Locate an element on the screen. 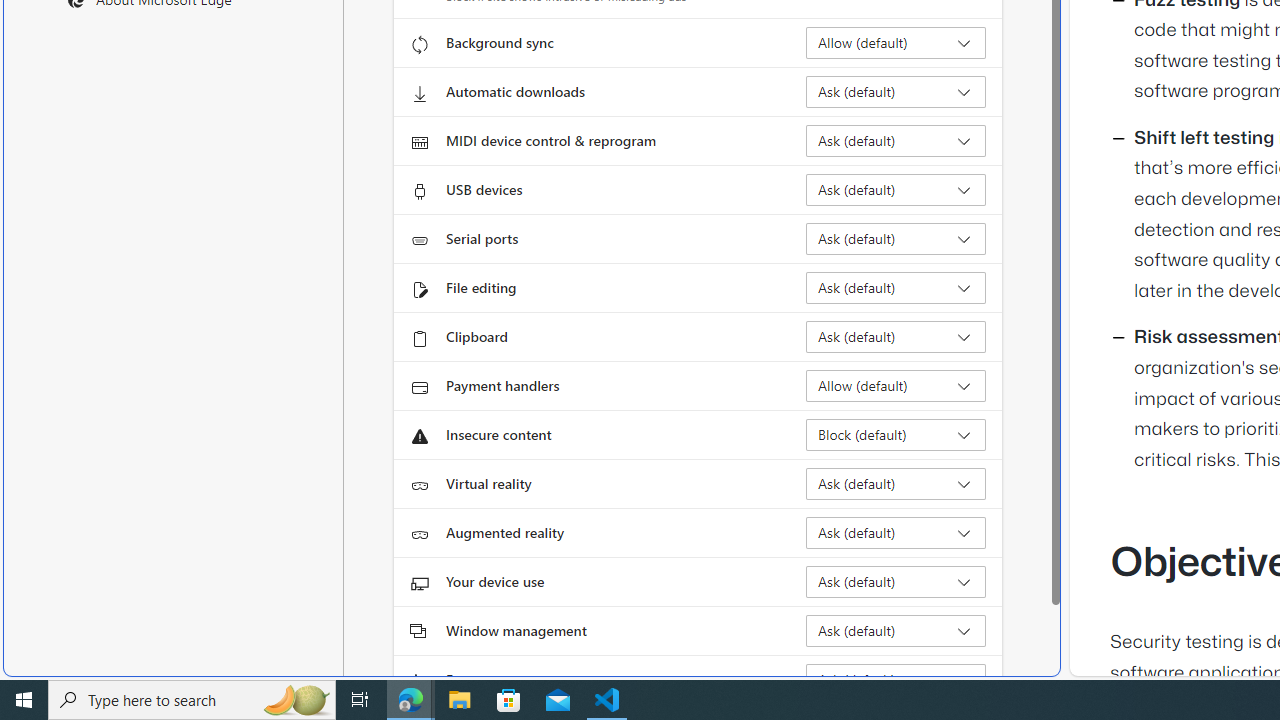 This screenshot has width=1280, height=720. 'Payment handlers Allow (default)' is located at coordinates (895, 385).